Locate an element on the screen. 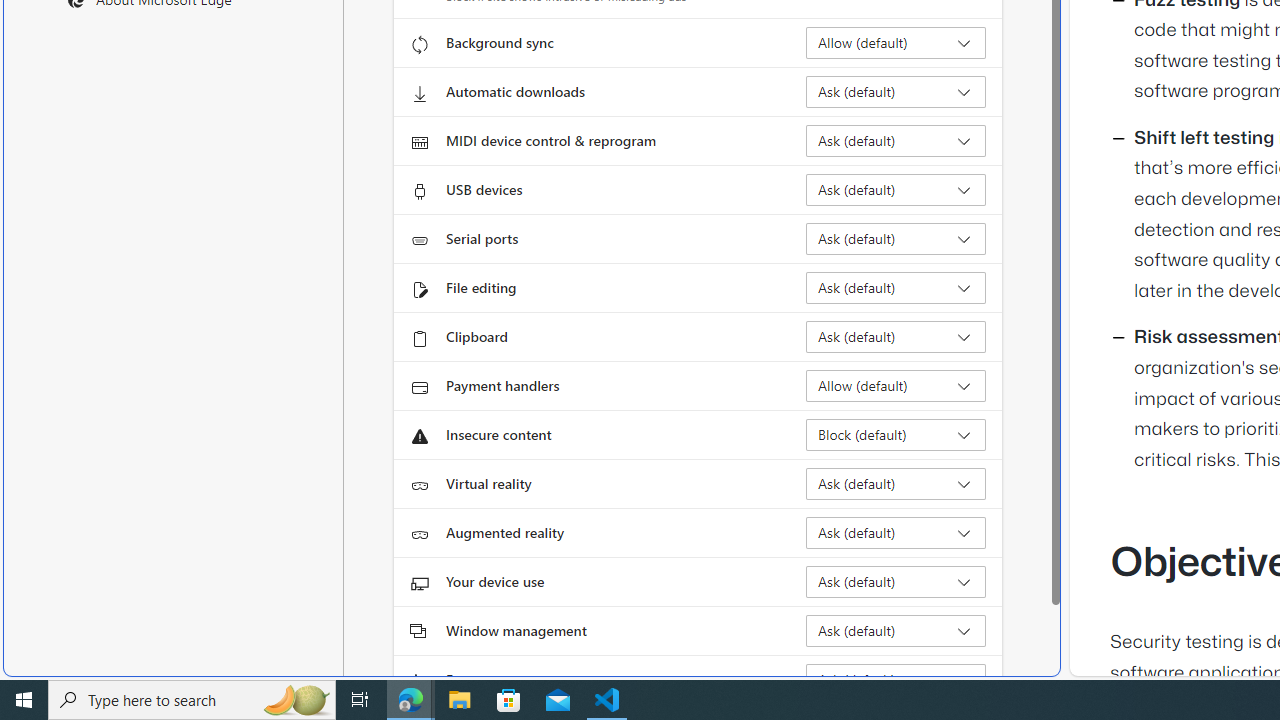 This screenshot has width=1280, height=720. 'Payment handlers Allow (default)' is located at coordinates (895, 385).